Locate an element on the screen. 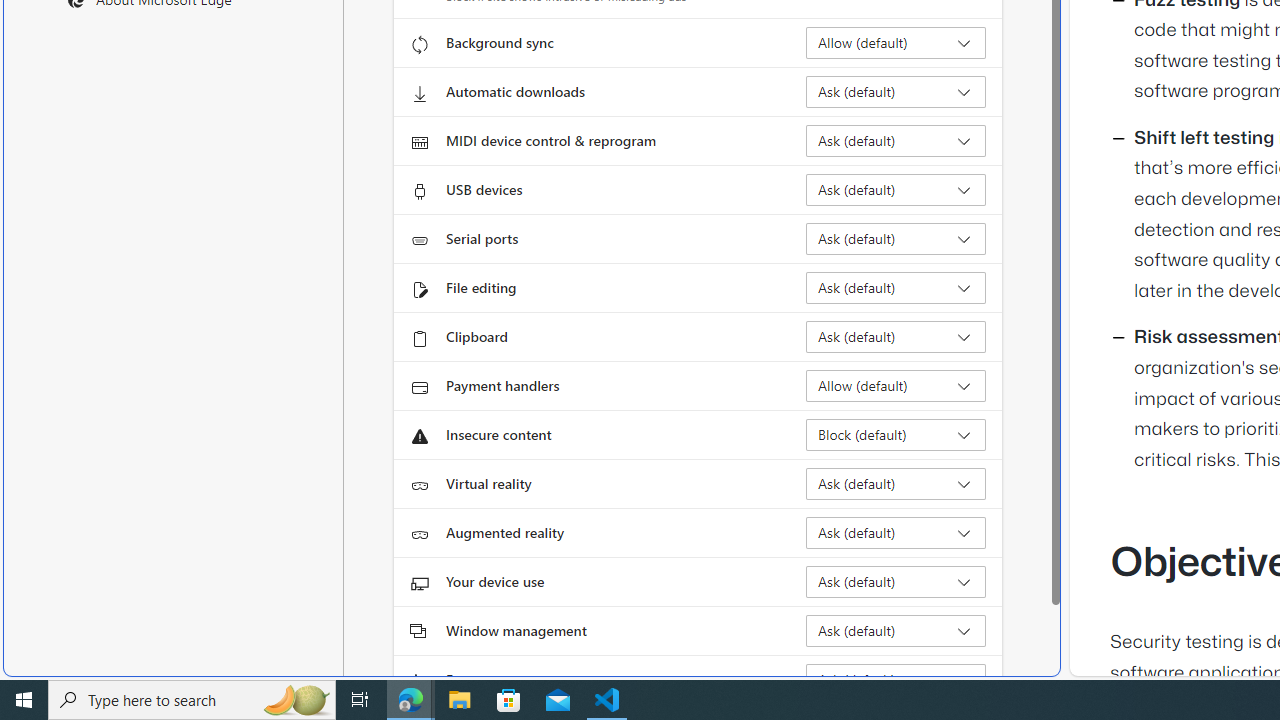 This screenshot has width=1280, height=720. 'Payment handlers Allow (default)' is located at coordinates (895, 385).